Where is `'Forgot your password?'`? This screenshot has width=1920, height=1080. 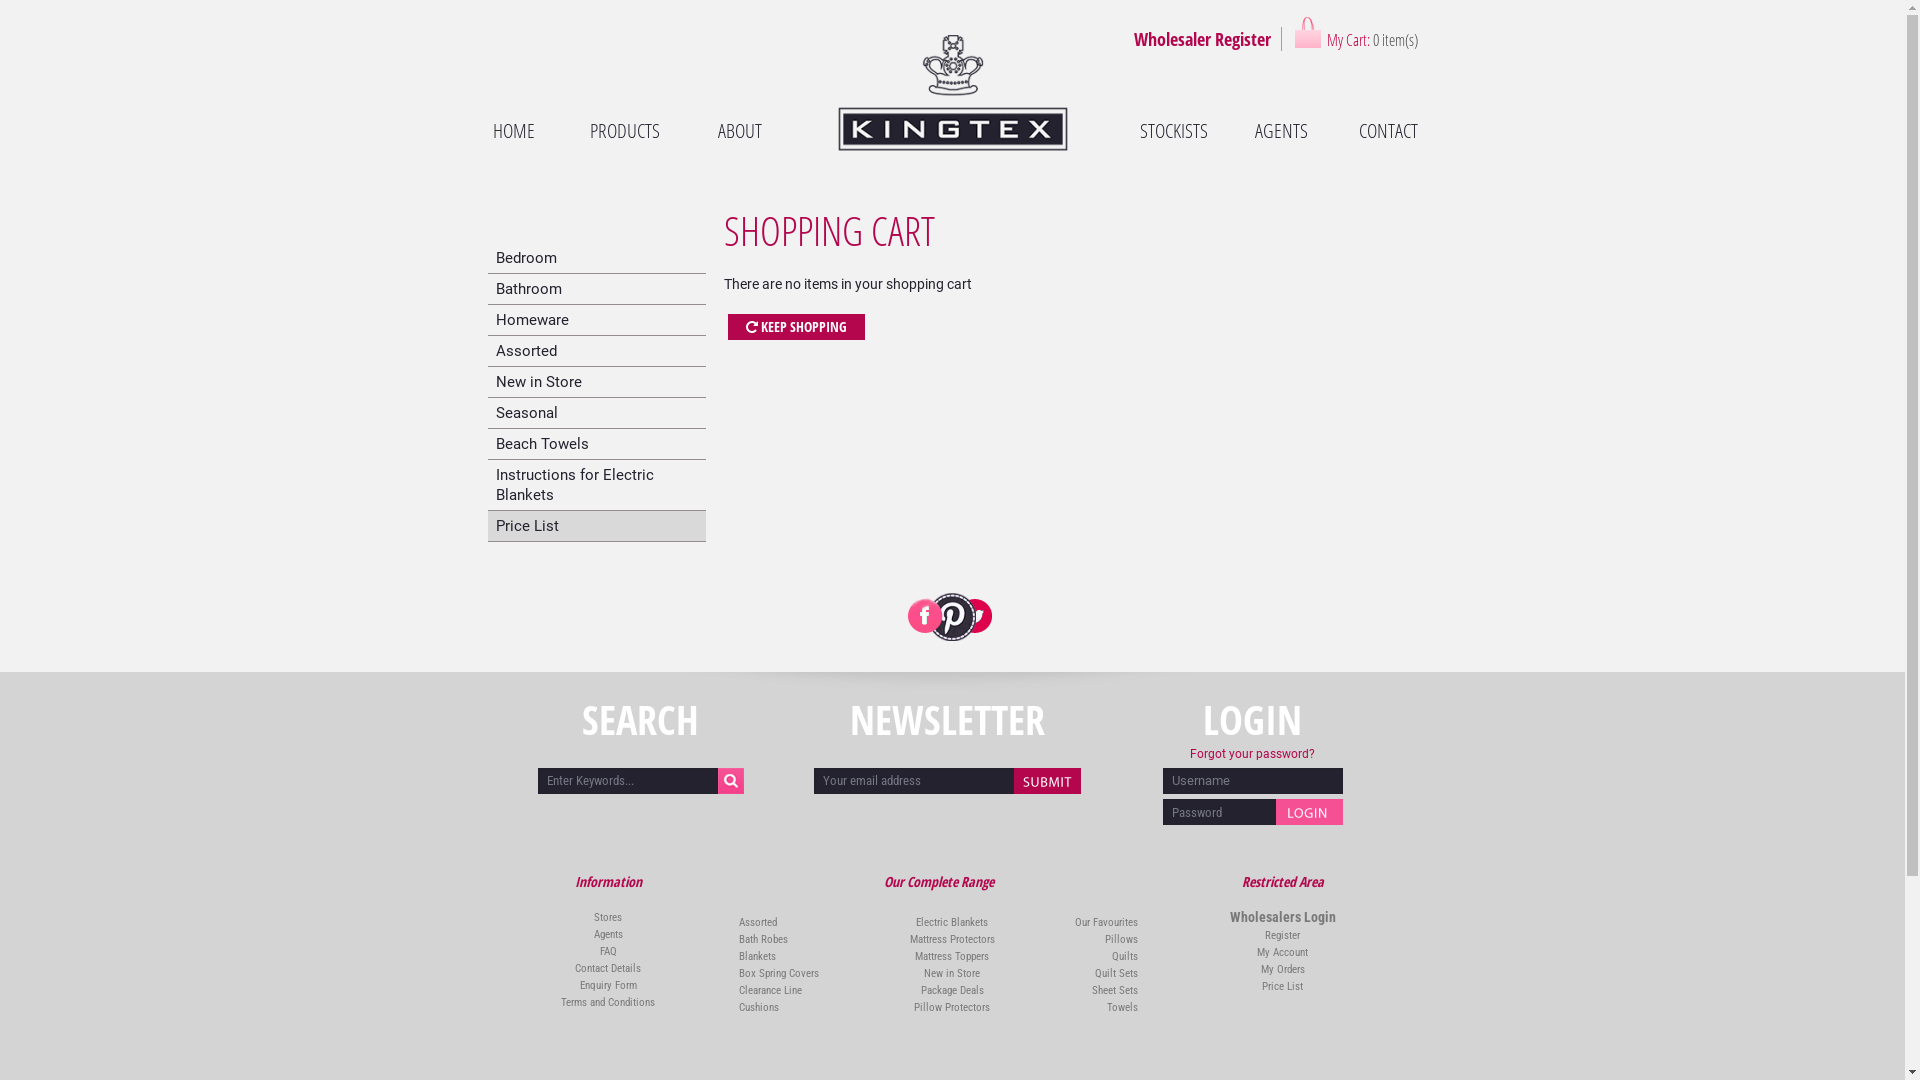 'Forgot your password?' is located at coordinates (1251, 753).